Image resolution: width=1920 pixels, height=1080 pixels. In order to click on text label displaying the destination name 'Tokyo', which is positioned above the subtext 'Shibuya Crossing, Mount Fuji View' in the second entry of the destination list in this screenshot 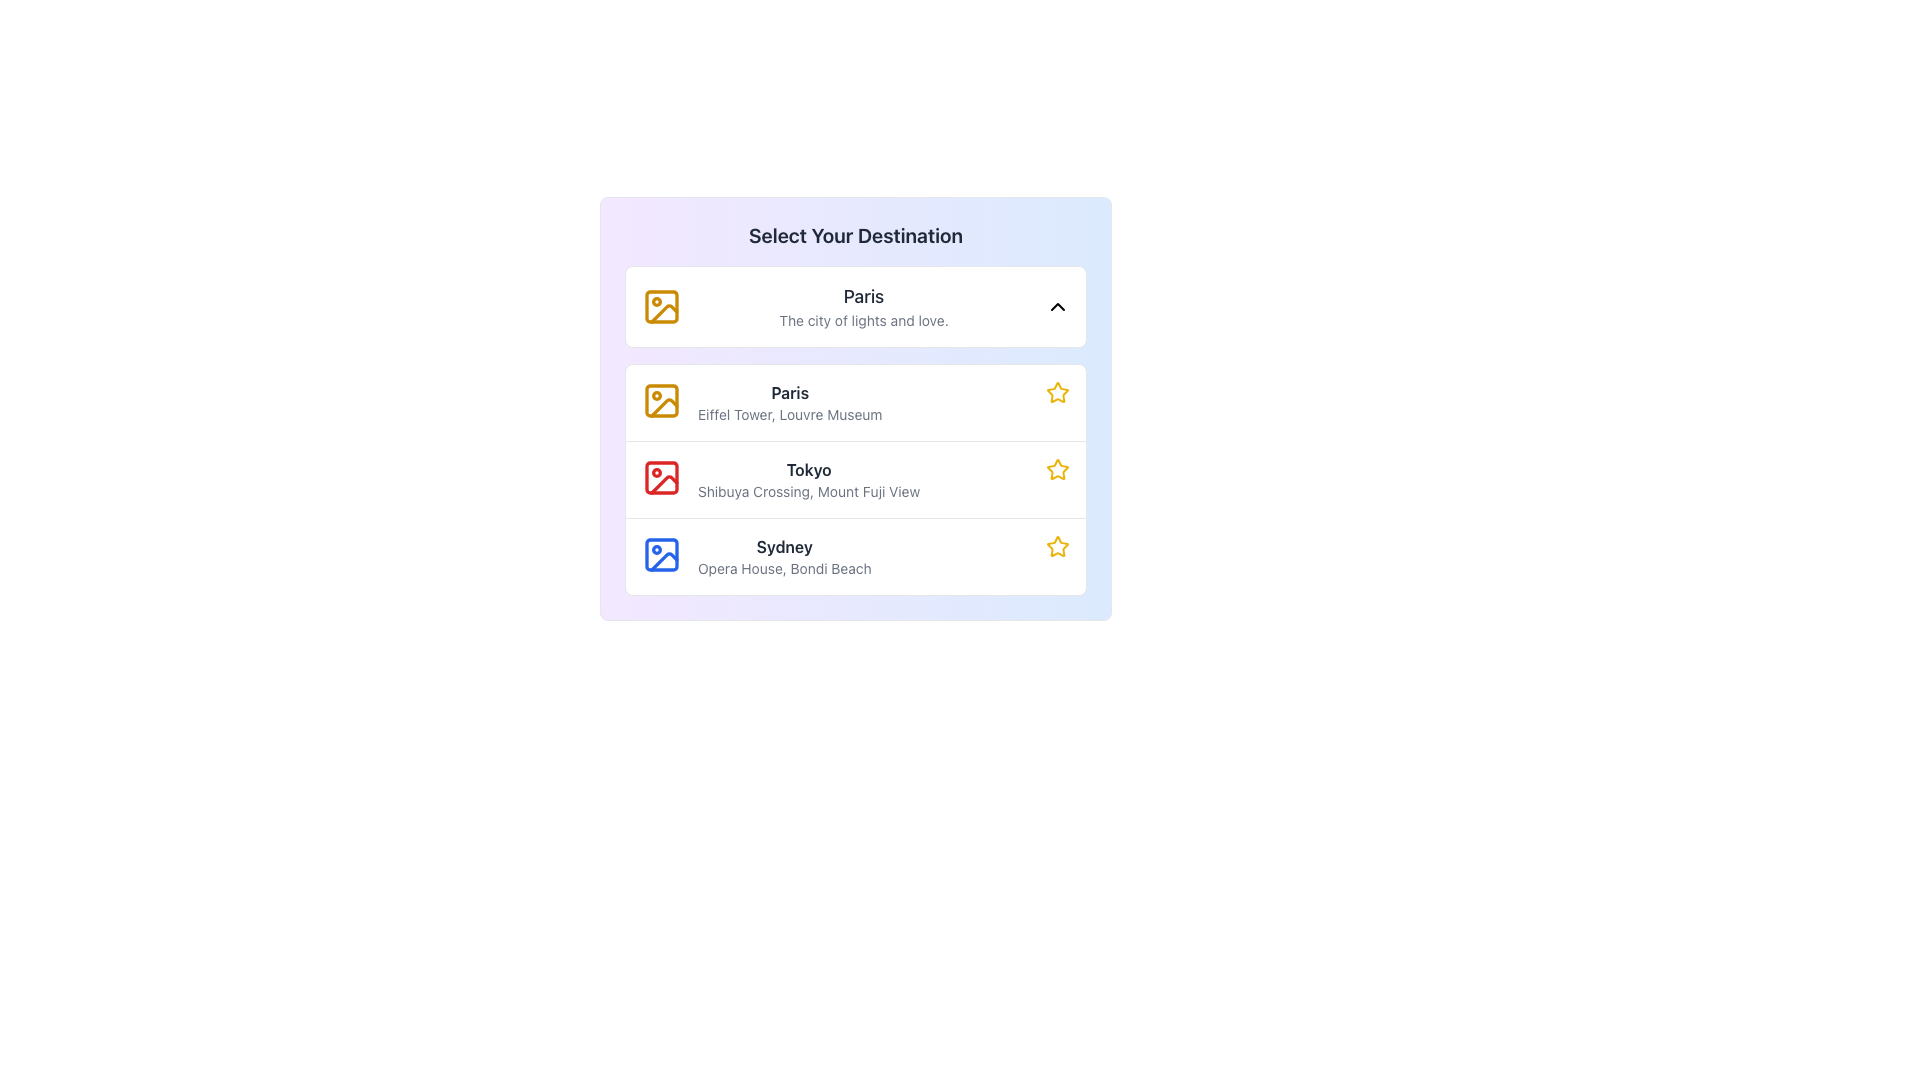, I will do `click(809, 470)`.